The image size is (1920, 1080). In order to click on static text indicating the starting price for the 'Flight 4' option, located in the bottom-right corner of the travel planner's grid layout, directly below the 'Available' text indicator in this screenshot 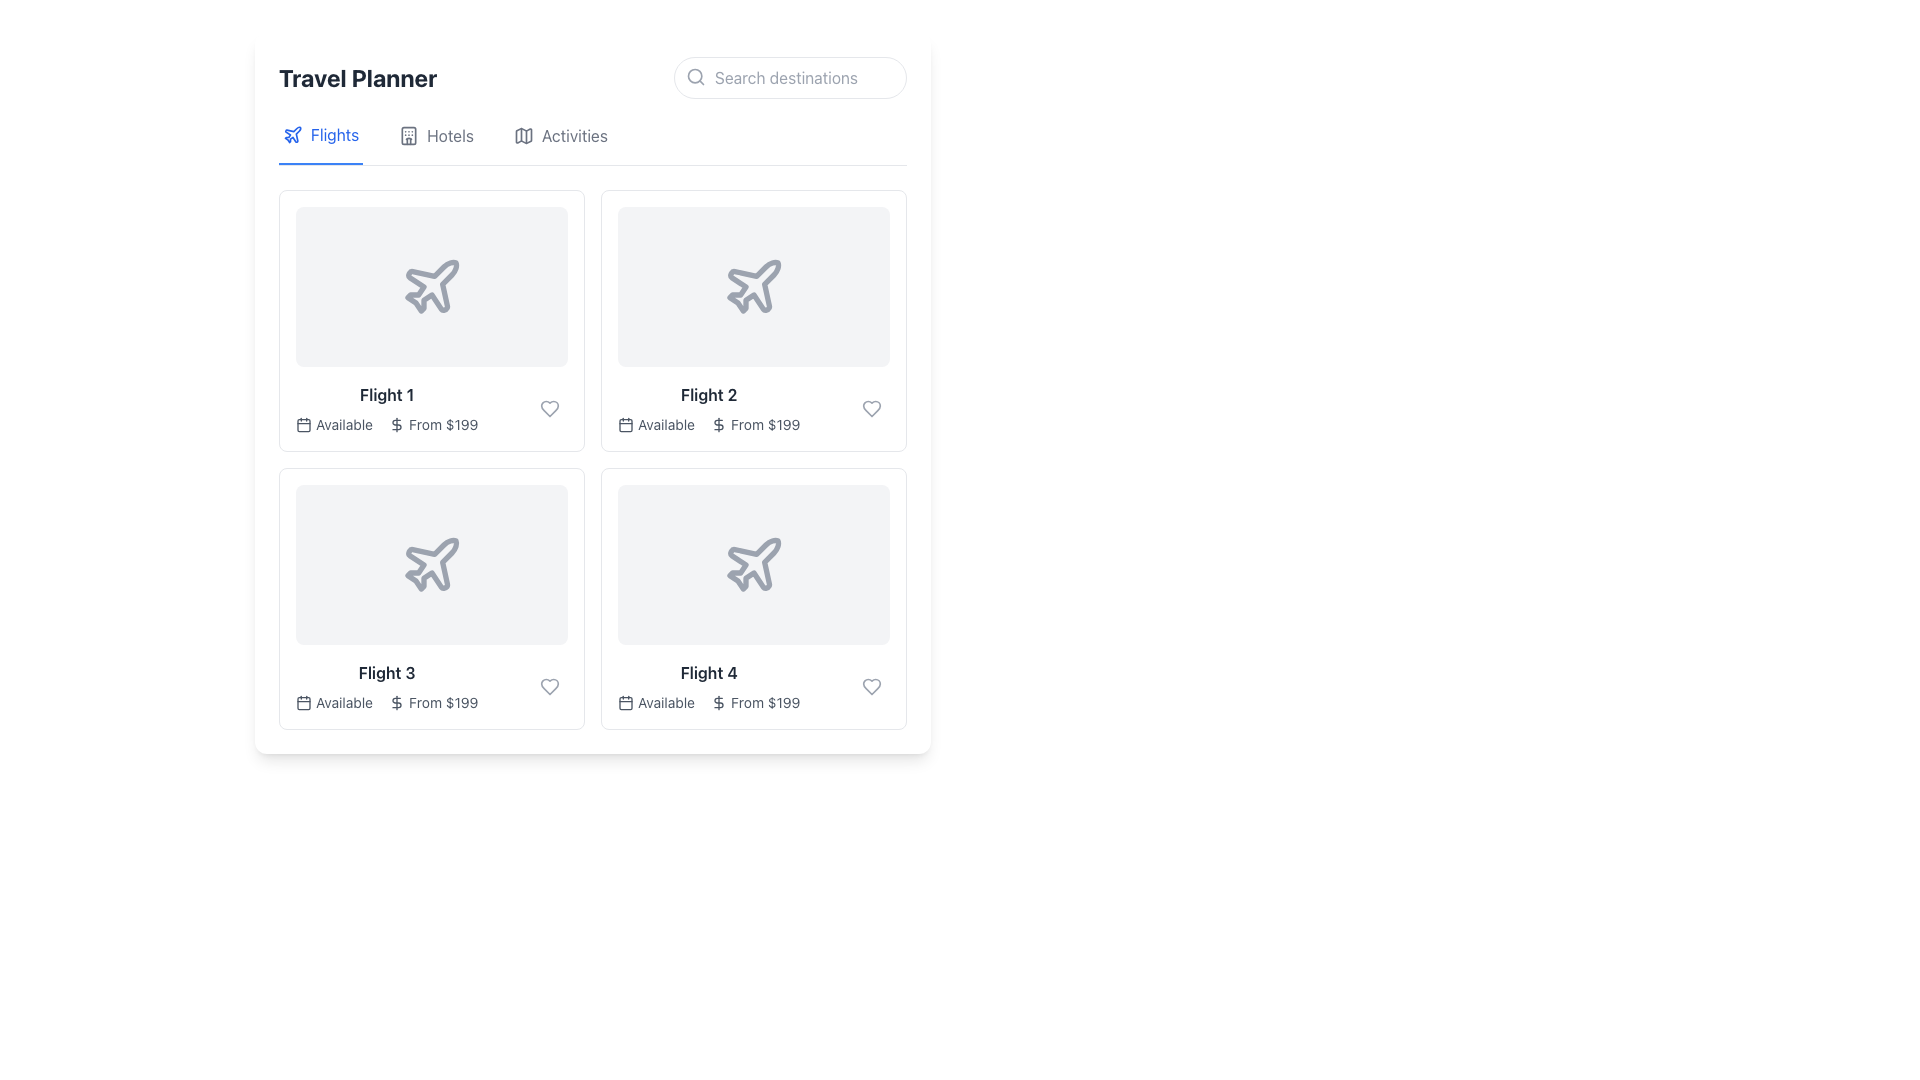, I will do `click(764, 701)`.